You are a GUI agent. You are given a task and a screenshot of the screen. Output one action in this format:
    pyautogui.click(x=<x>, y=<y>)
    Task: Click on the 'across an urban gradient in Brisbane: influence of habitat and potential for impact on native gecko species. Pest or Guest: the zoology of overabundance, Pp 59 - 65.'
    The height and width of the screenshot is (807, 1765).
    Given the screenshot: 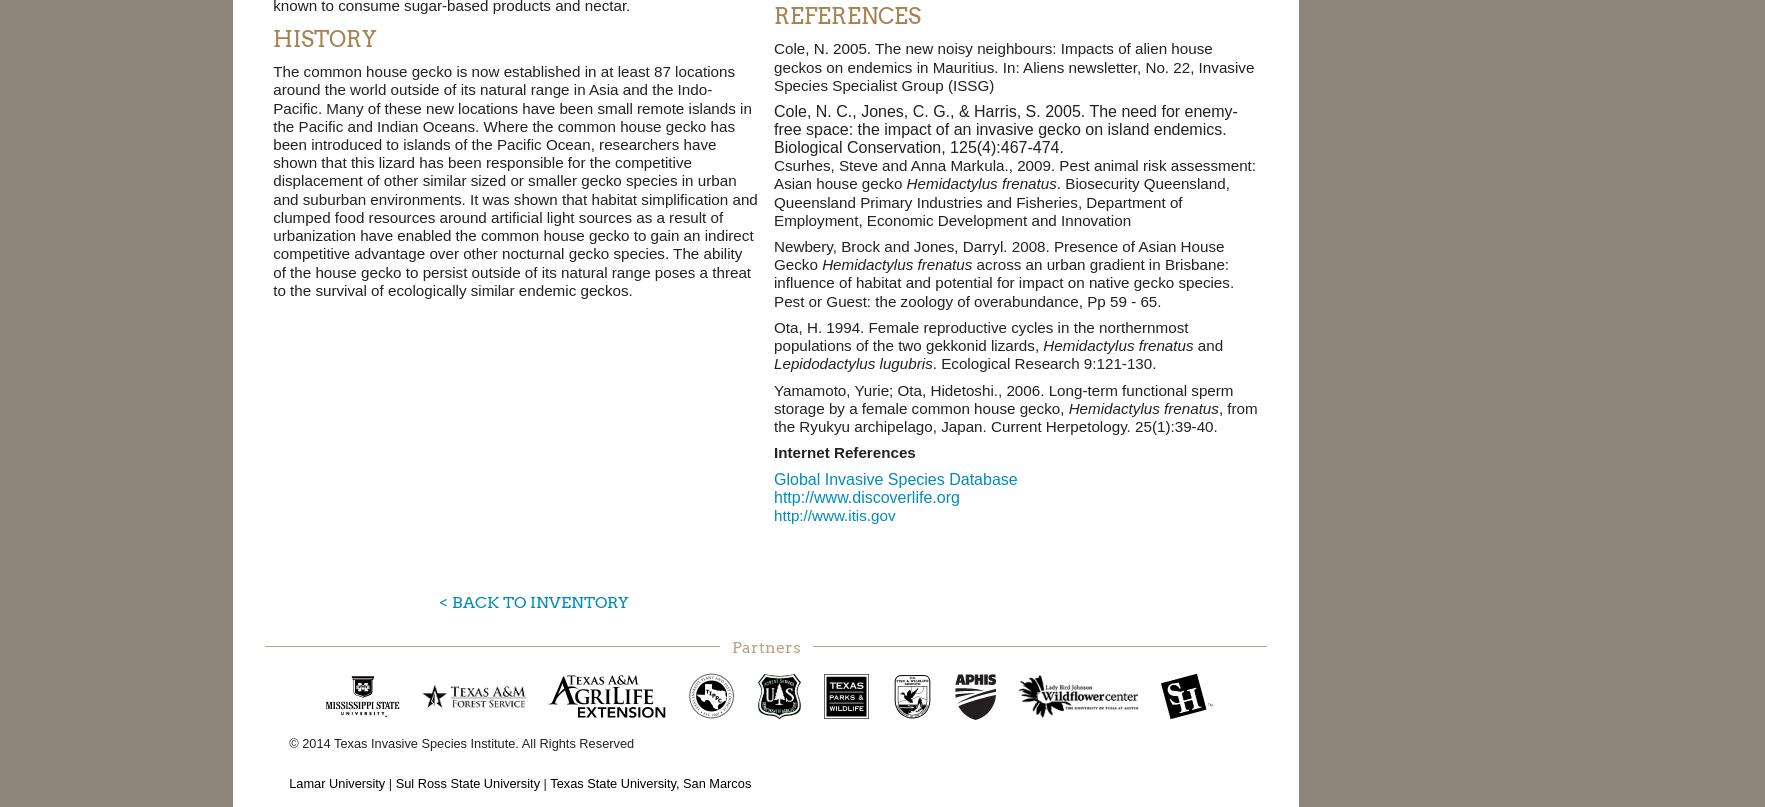 What is the action you would take?
    pyautogui.click(x=1003, y=281)
    